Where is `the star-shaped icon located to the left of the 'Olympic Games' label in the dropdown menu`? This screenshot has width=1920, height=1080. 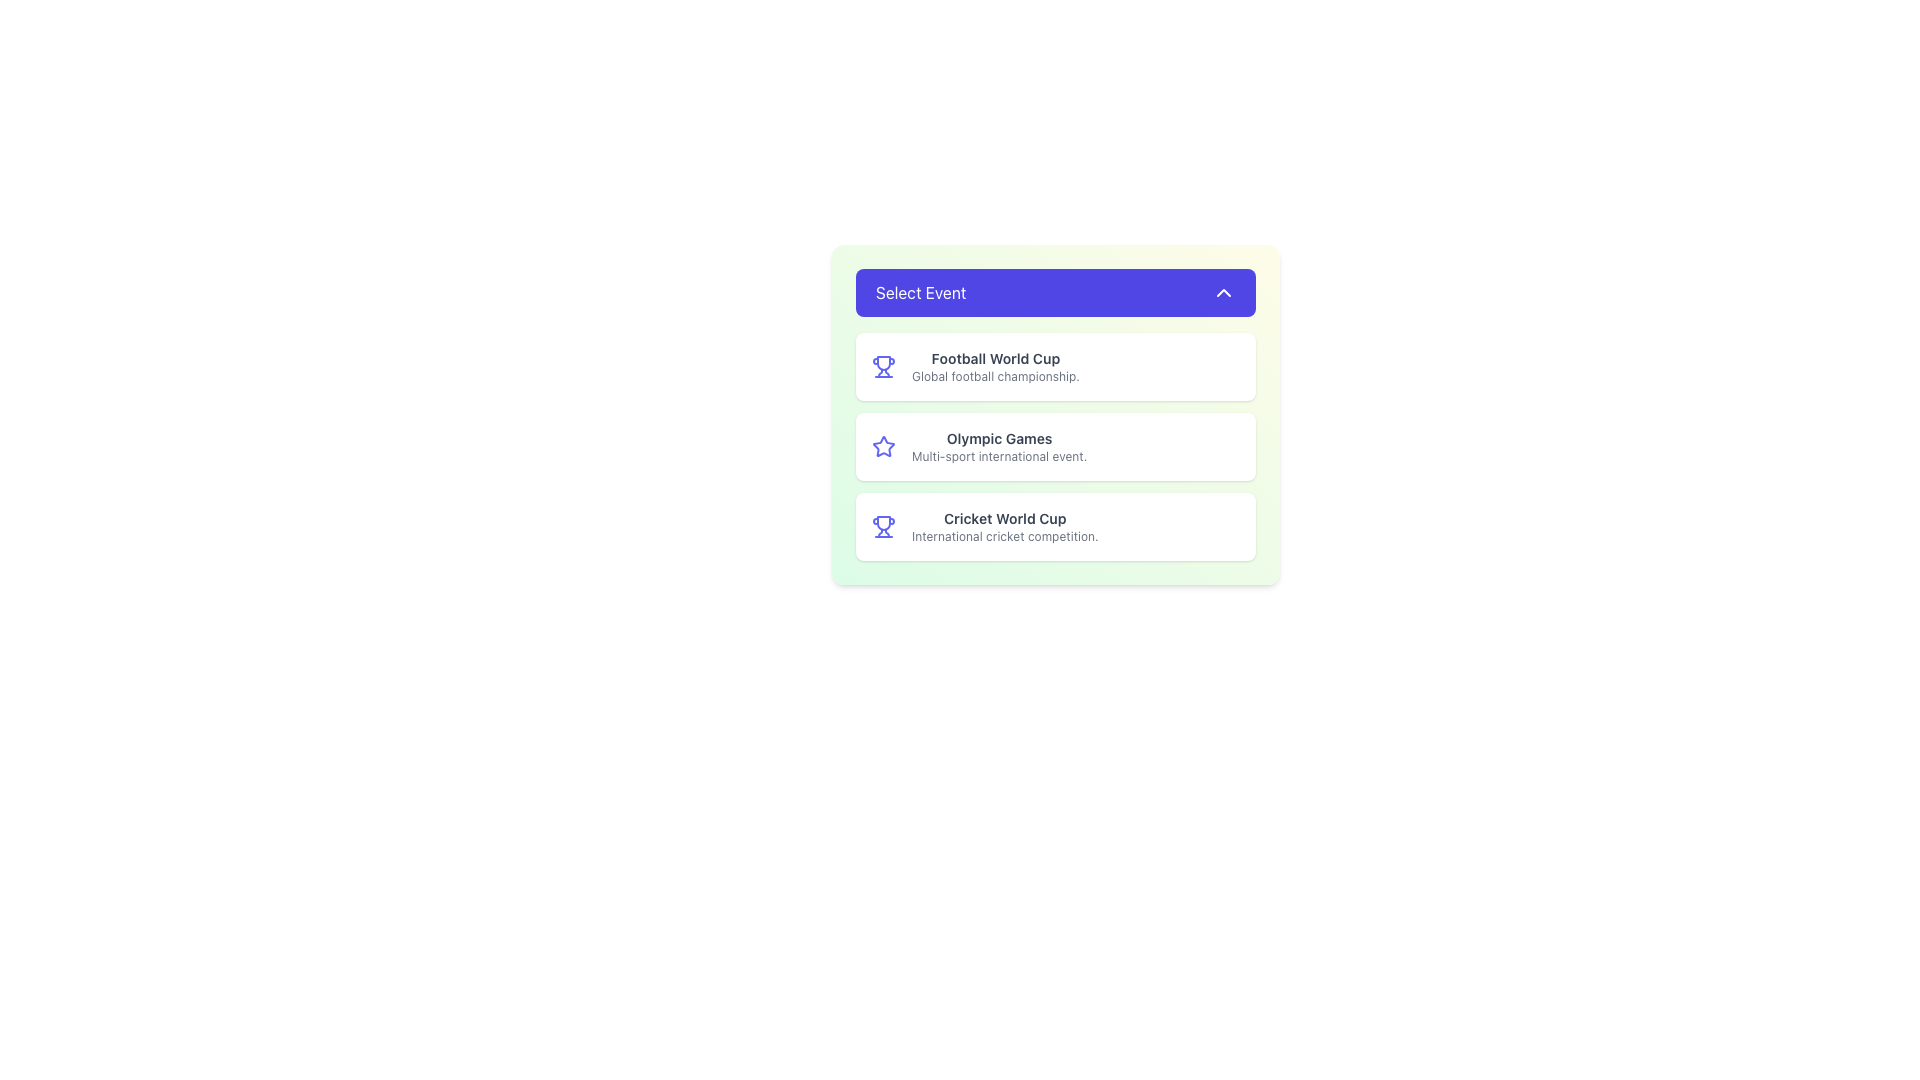
the star-shaped icon located to the left of the 'Olympic Games' label in the dropdown menu is located at coordinates (882, 445).